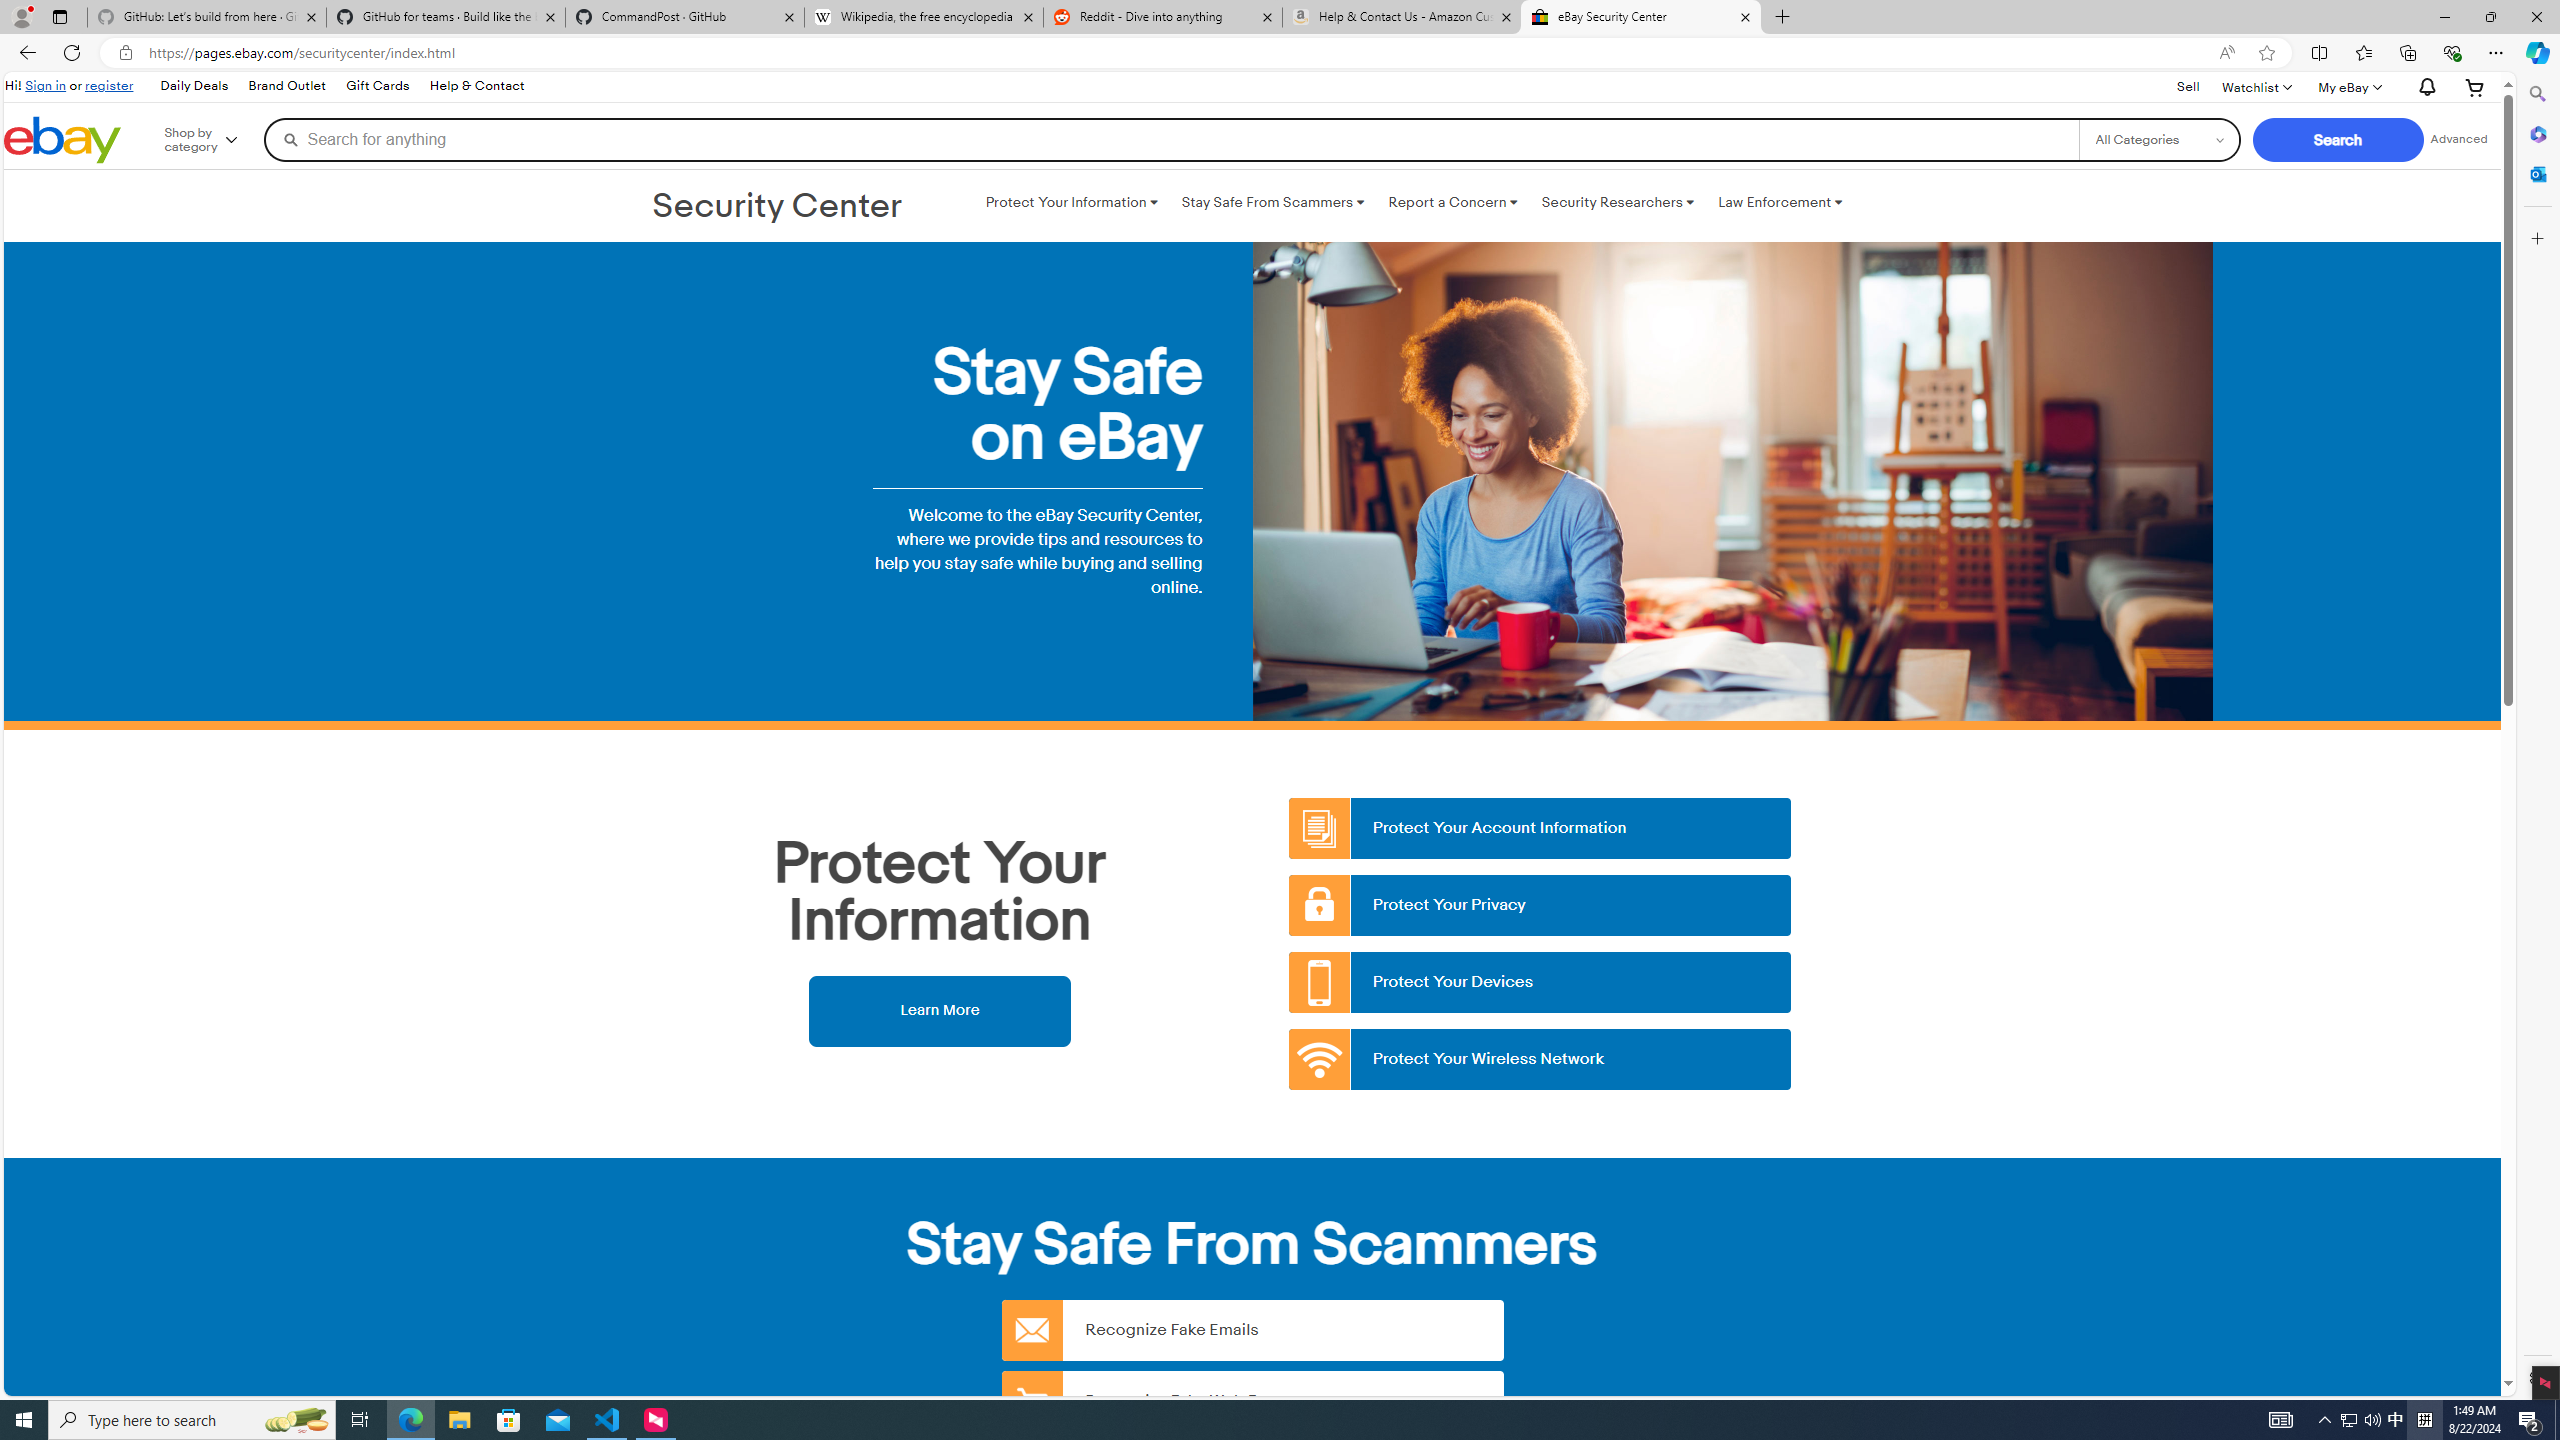  I want to click on 'Wikipedia, the free encyclopedia', so click(924, 16).